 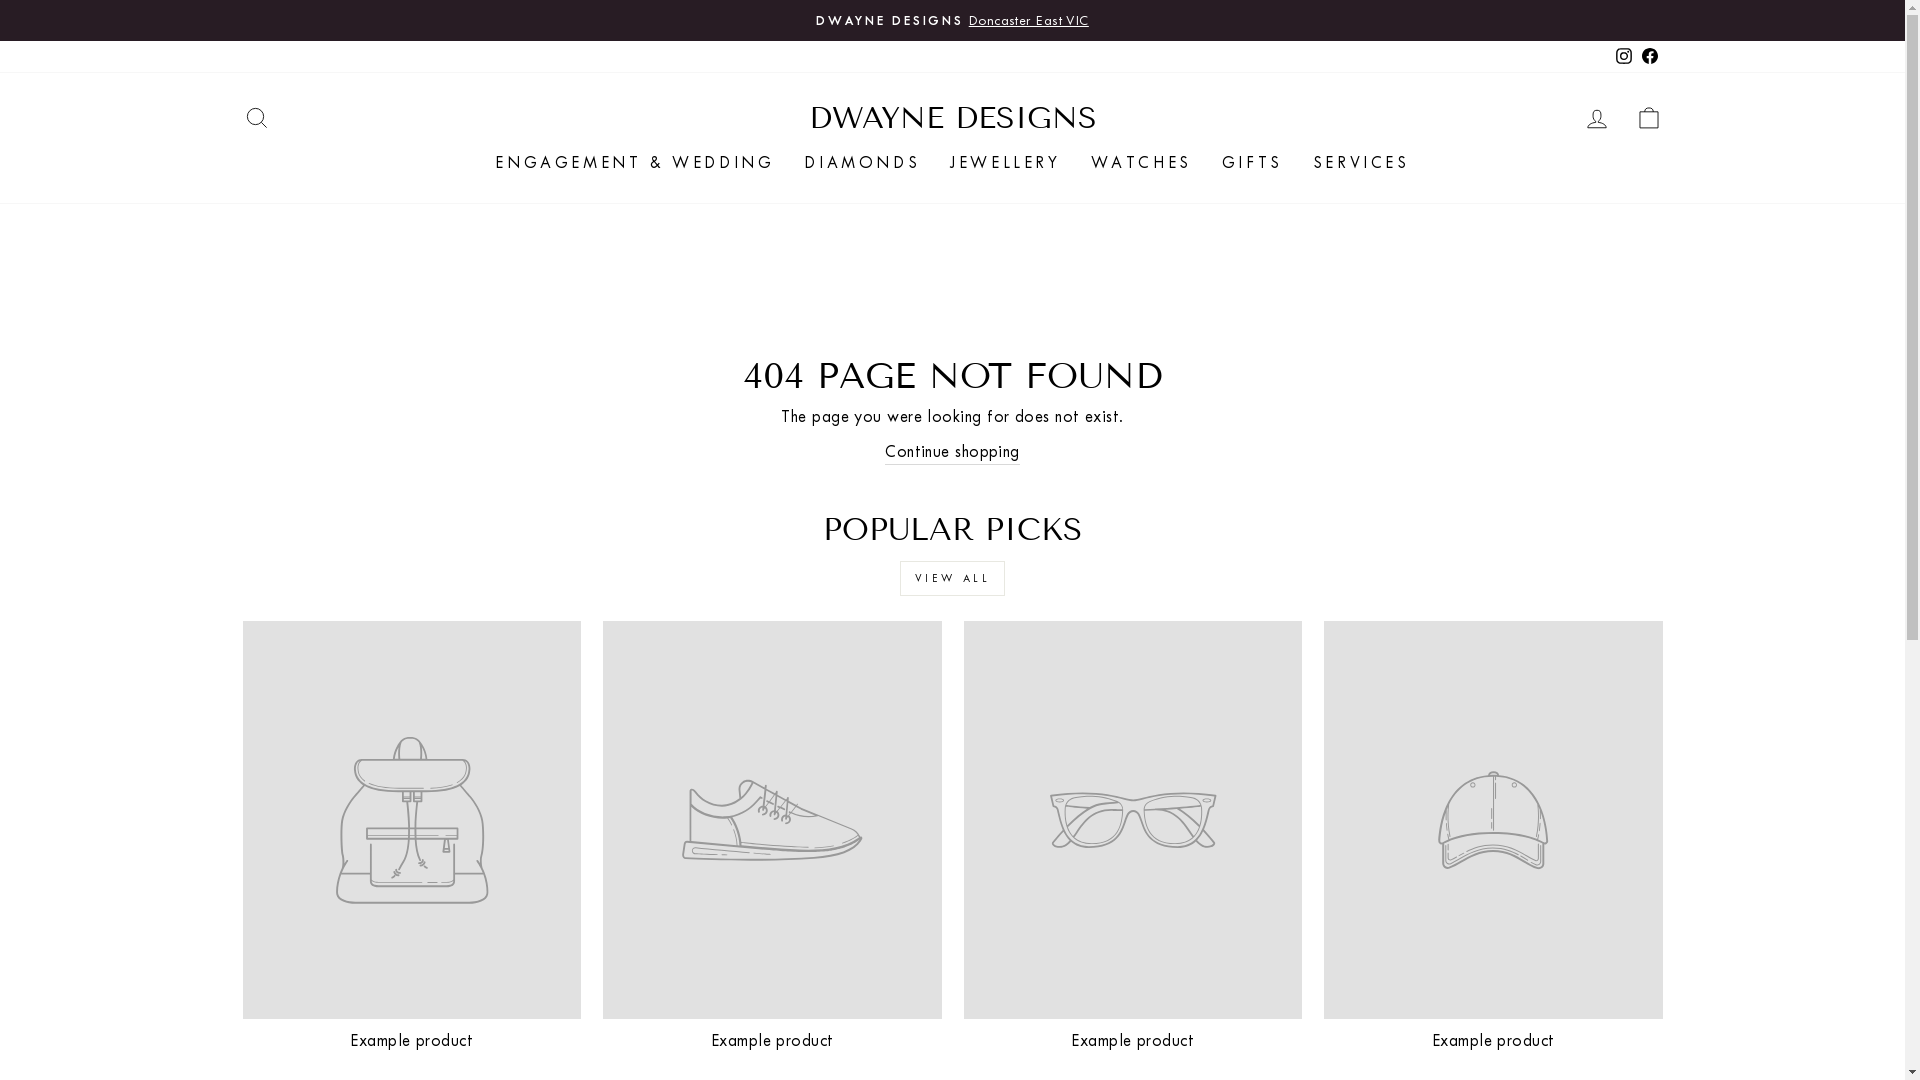 What do you see at coordinates (950, 118) in the screenshot?
I see `'DWAYNE DESIGNS'` at bounding box center [950, 118].